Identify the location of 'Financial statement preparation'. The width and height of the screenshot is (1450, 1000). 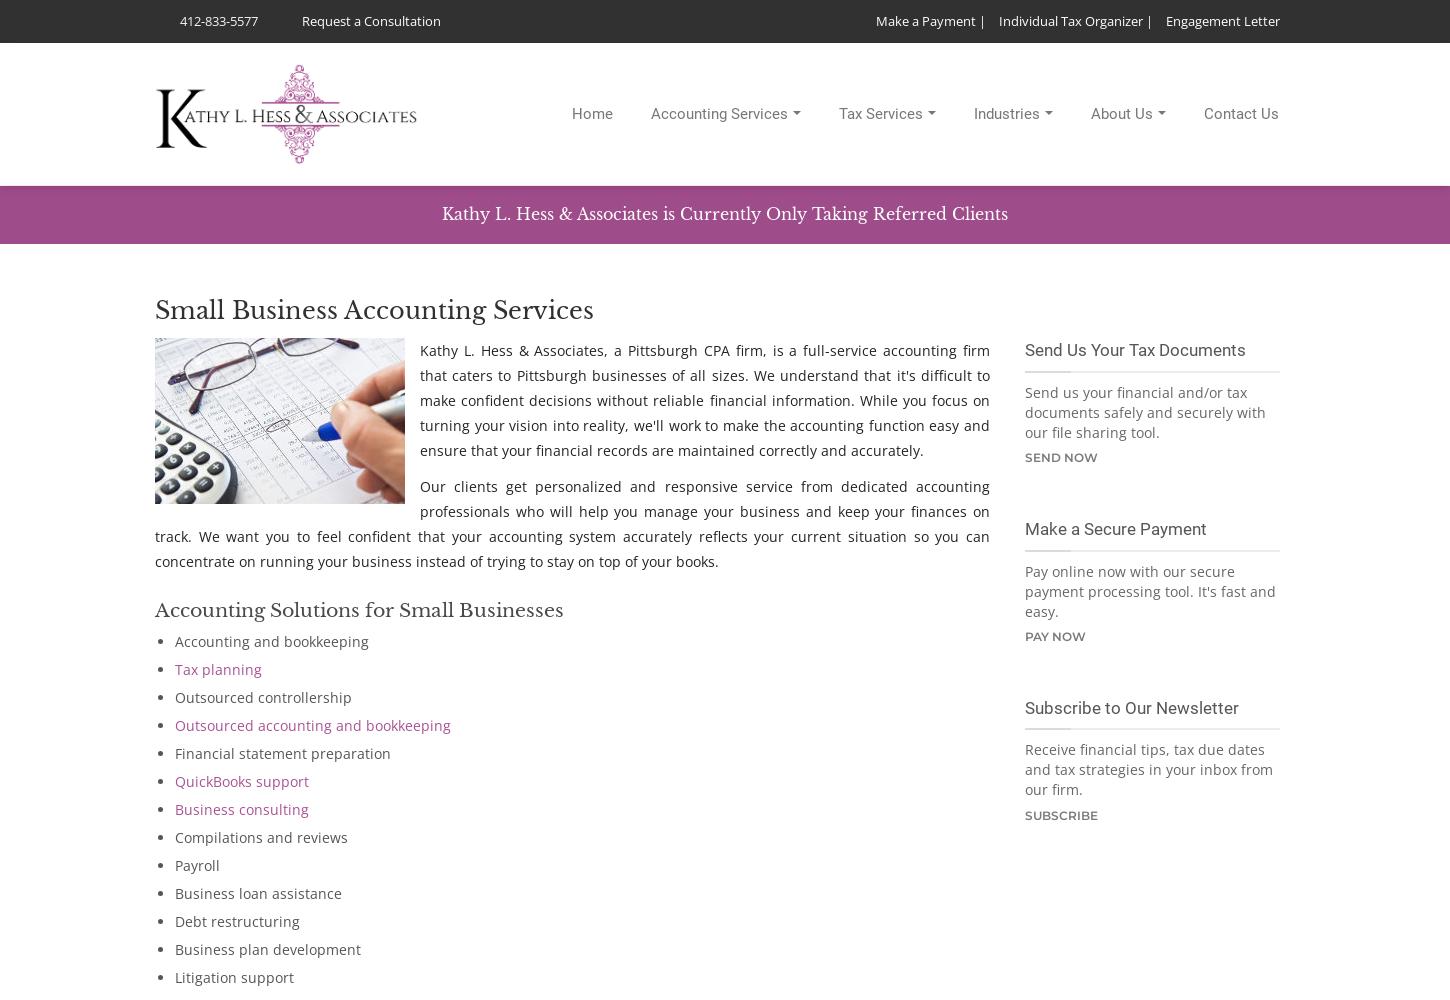
(174, 753).